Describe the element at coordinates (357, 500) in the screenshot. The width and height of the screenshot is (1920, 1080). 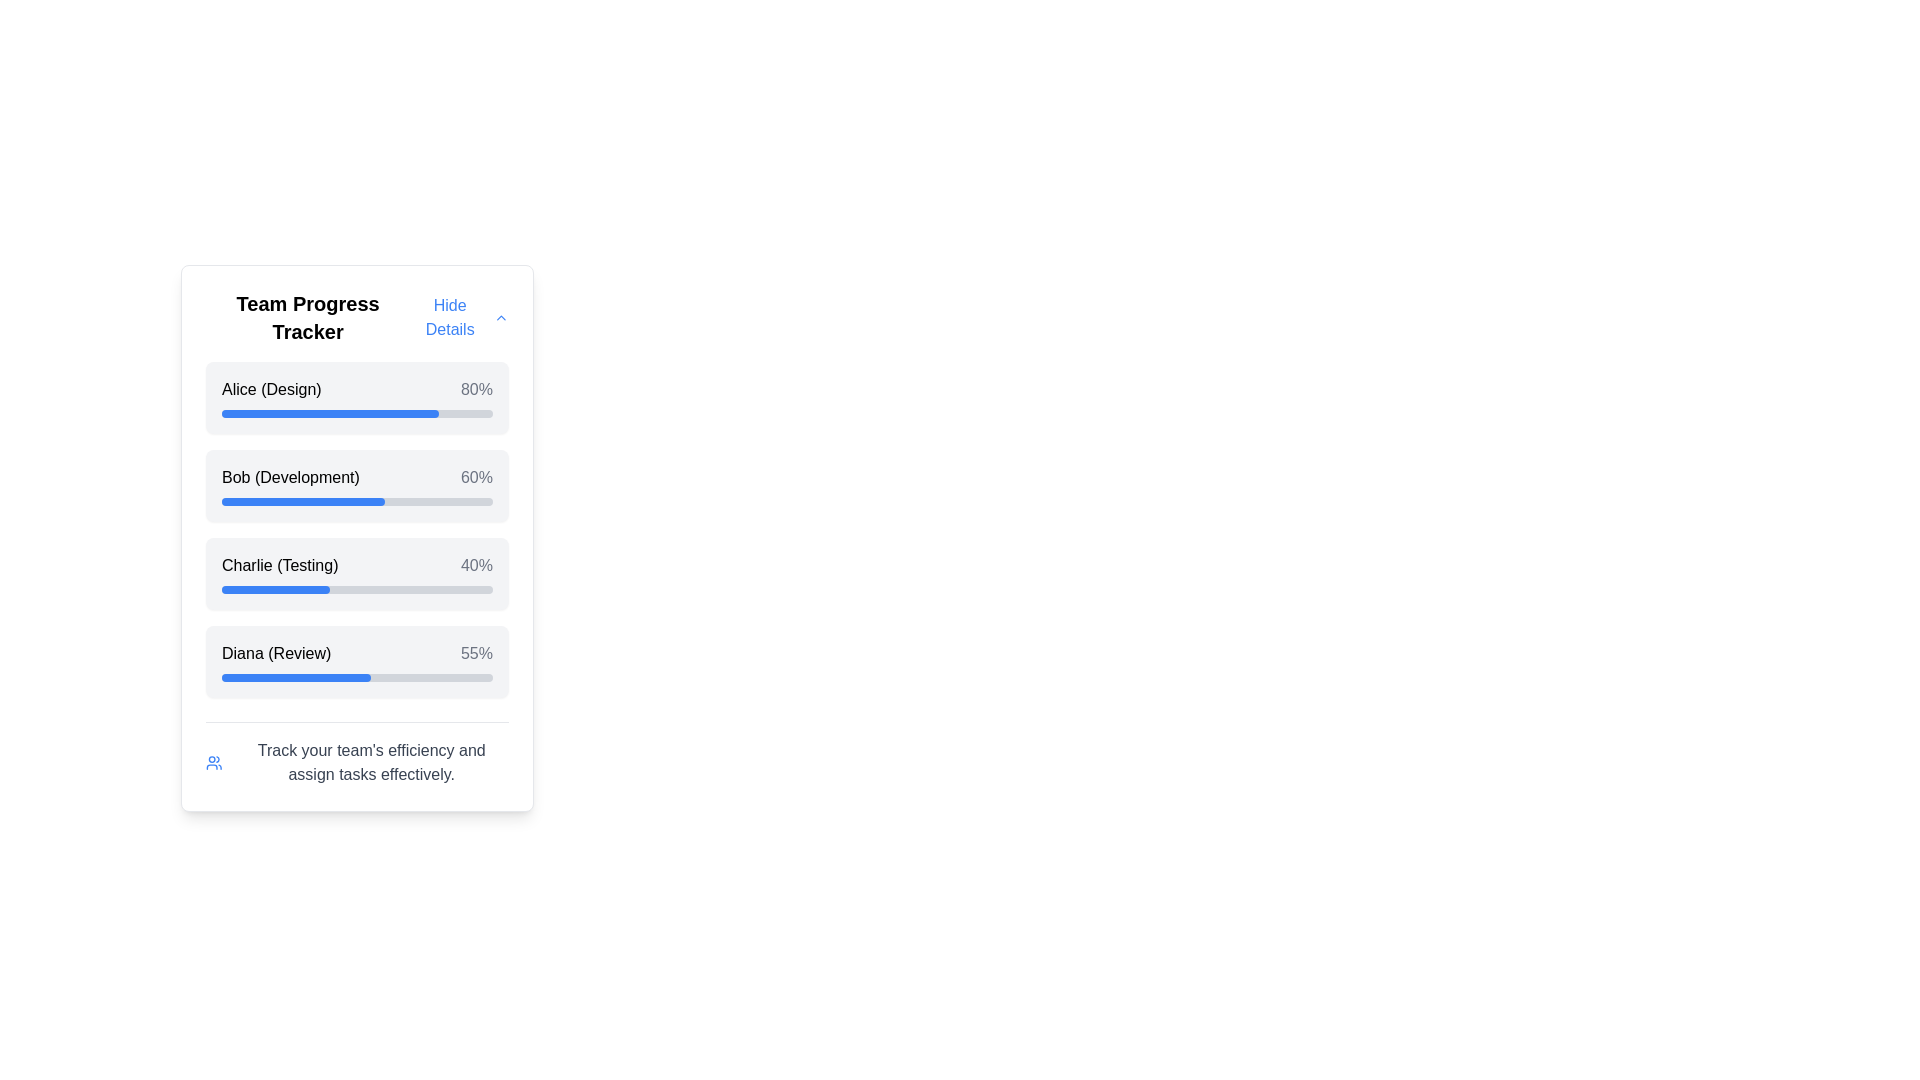
I see `the progress bar indicating 60% completion, styled with rounded edges, located within the card labeled 'Bob (Development)' and positioned beneath the text '60%'` at that location.